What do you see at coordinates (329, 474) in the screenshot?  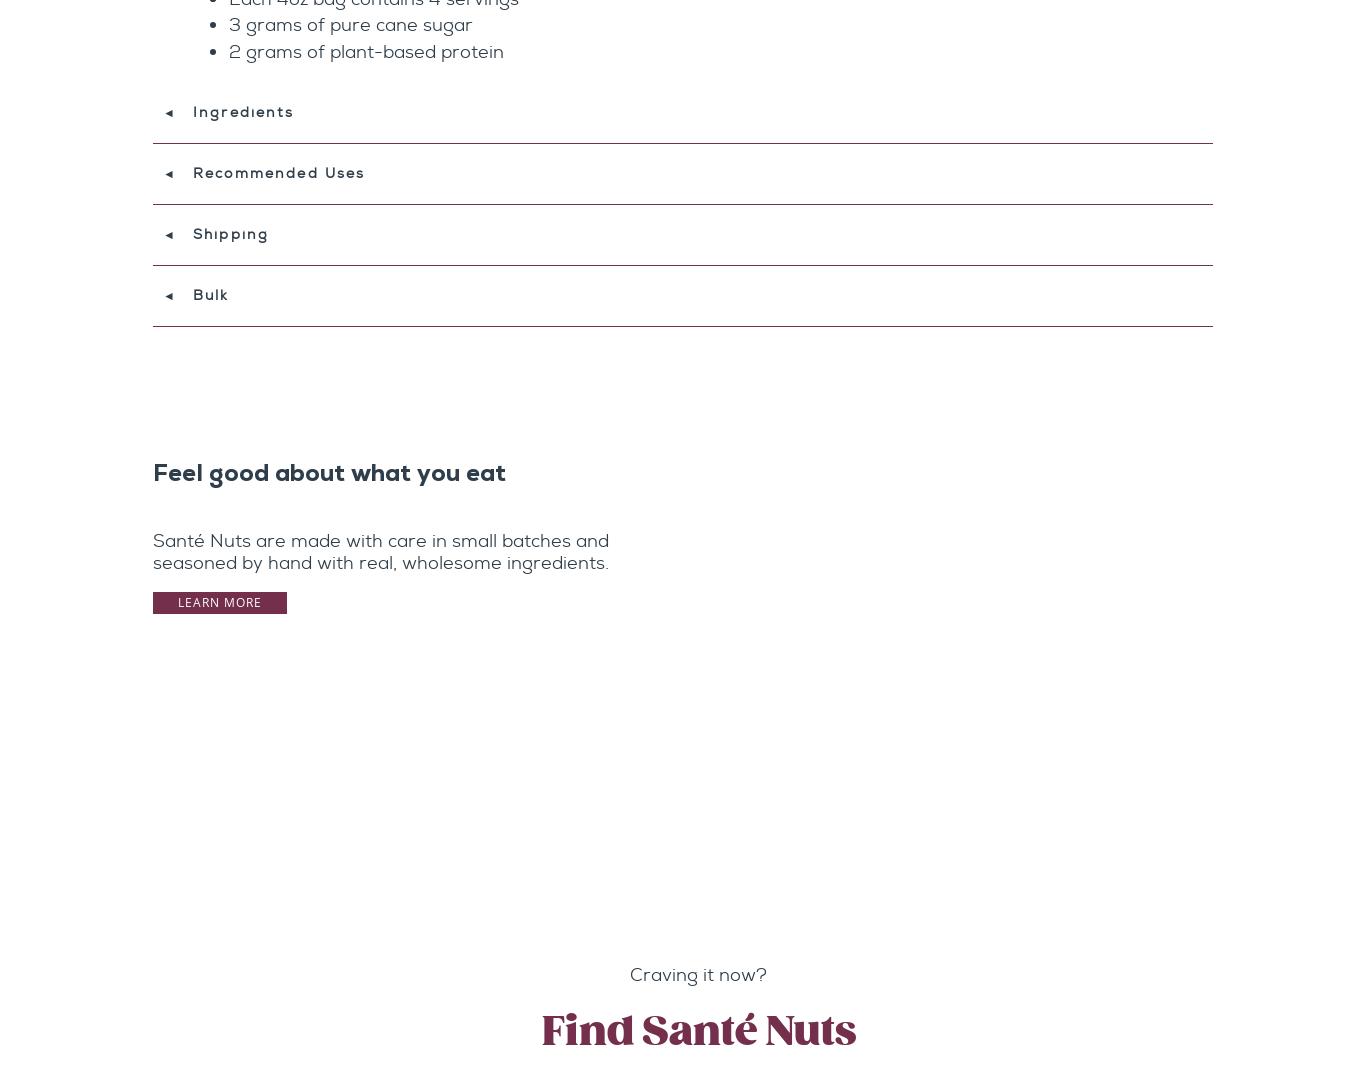 I see `'Feel good about what you eat'` at bounding box center [329, 474].